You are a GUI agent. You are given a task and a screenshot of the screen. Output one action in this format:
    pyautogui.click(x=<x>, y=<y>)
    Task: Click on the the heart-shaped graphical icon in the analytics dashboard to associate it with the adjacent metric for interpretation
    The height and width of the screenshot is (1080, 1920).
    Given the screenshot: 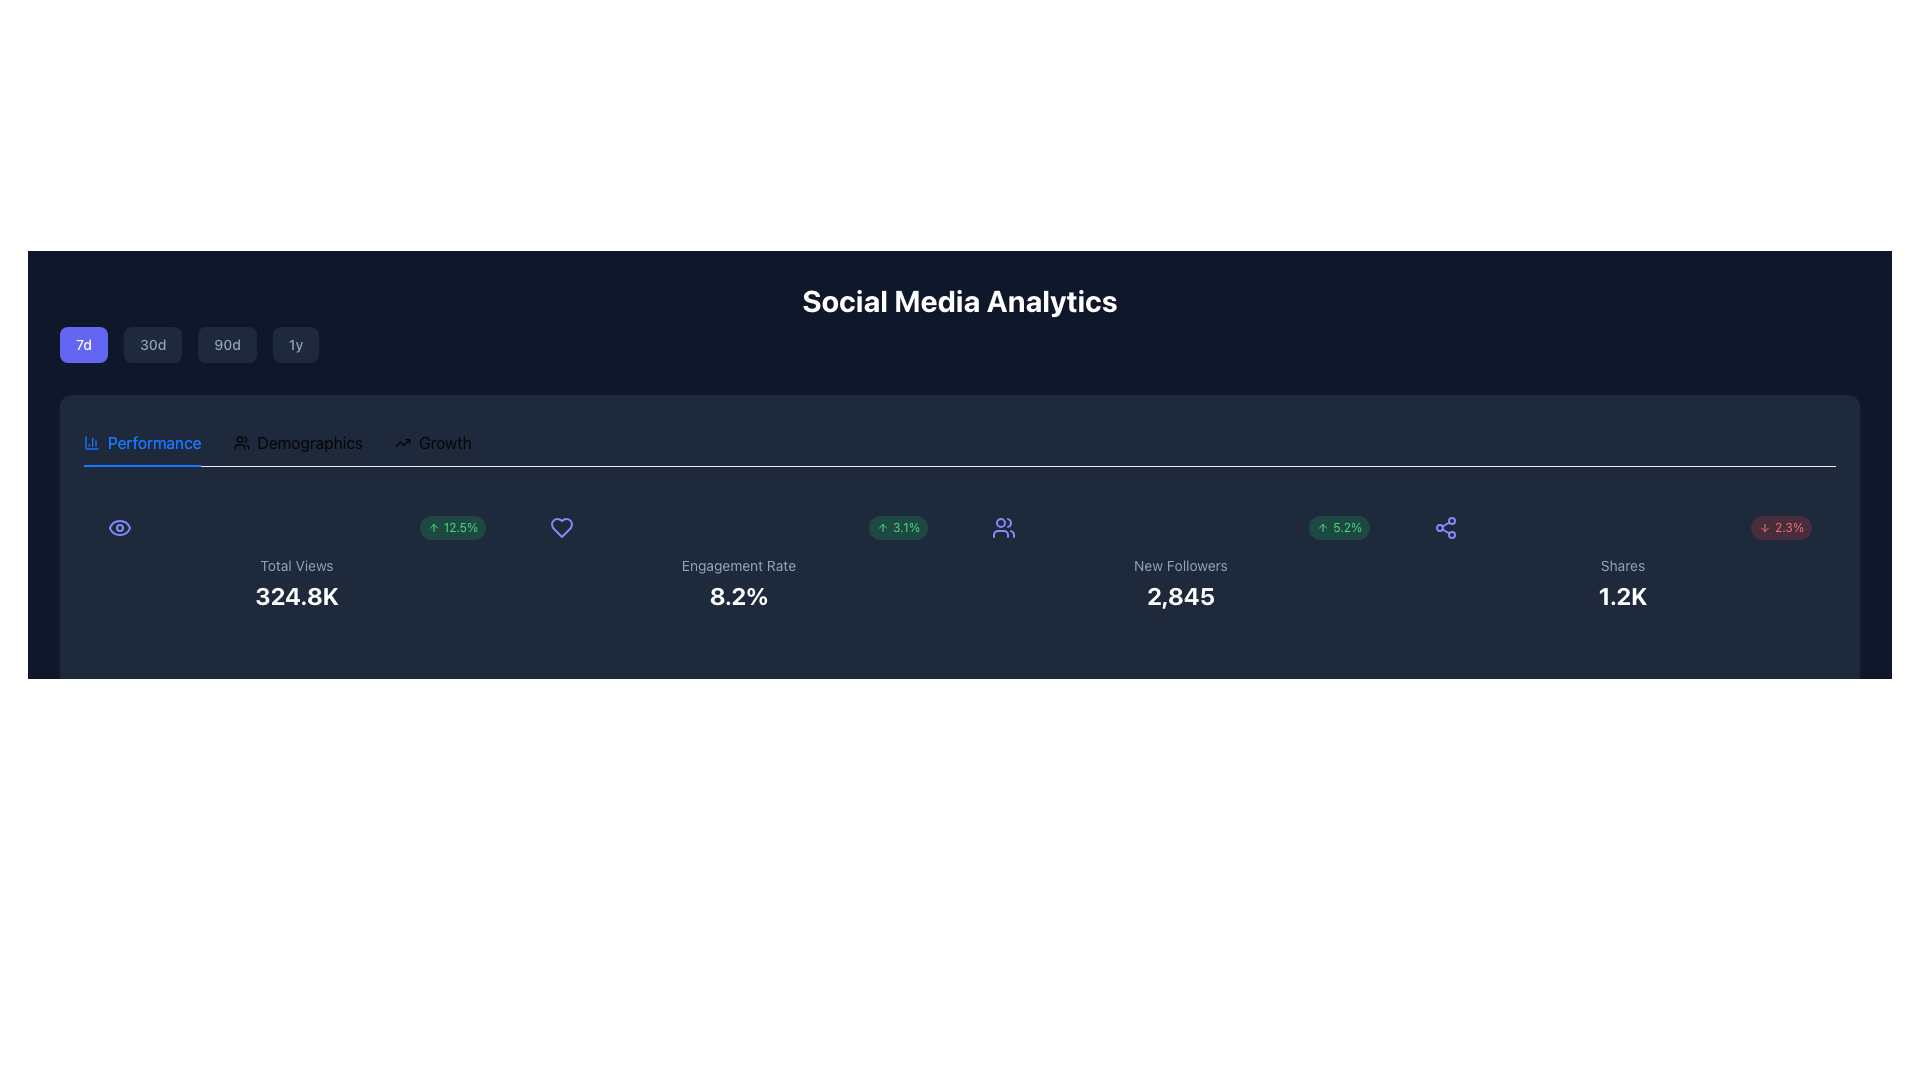 What is the action you would take?
    pyautogui.click(x=560, y=527)
    